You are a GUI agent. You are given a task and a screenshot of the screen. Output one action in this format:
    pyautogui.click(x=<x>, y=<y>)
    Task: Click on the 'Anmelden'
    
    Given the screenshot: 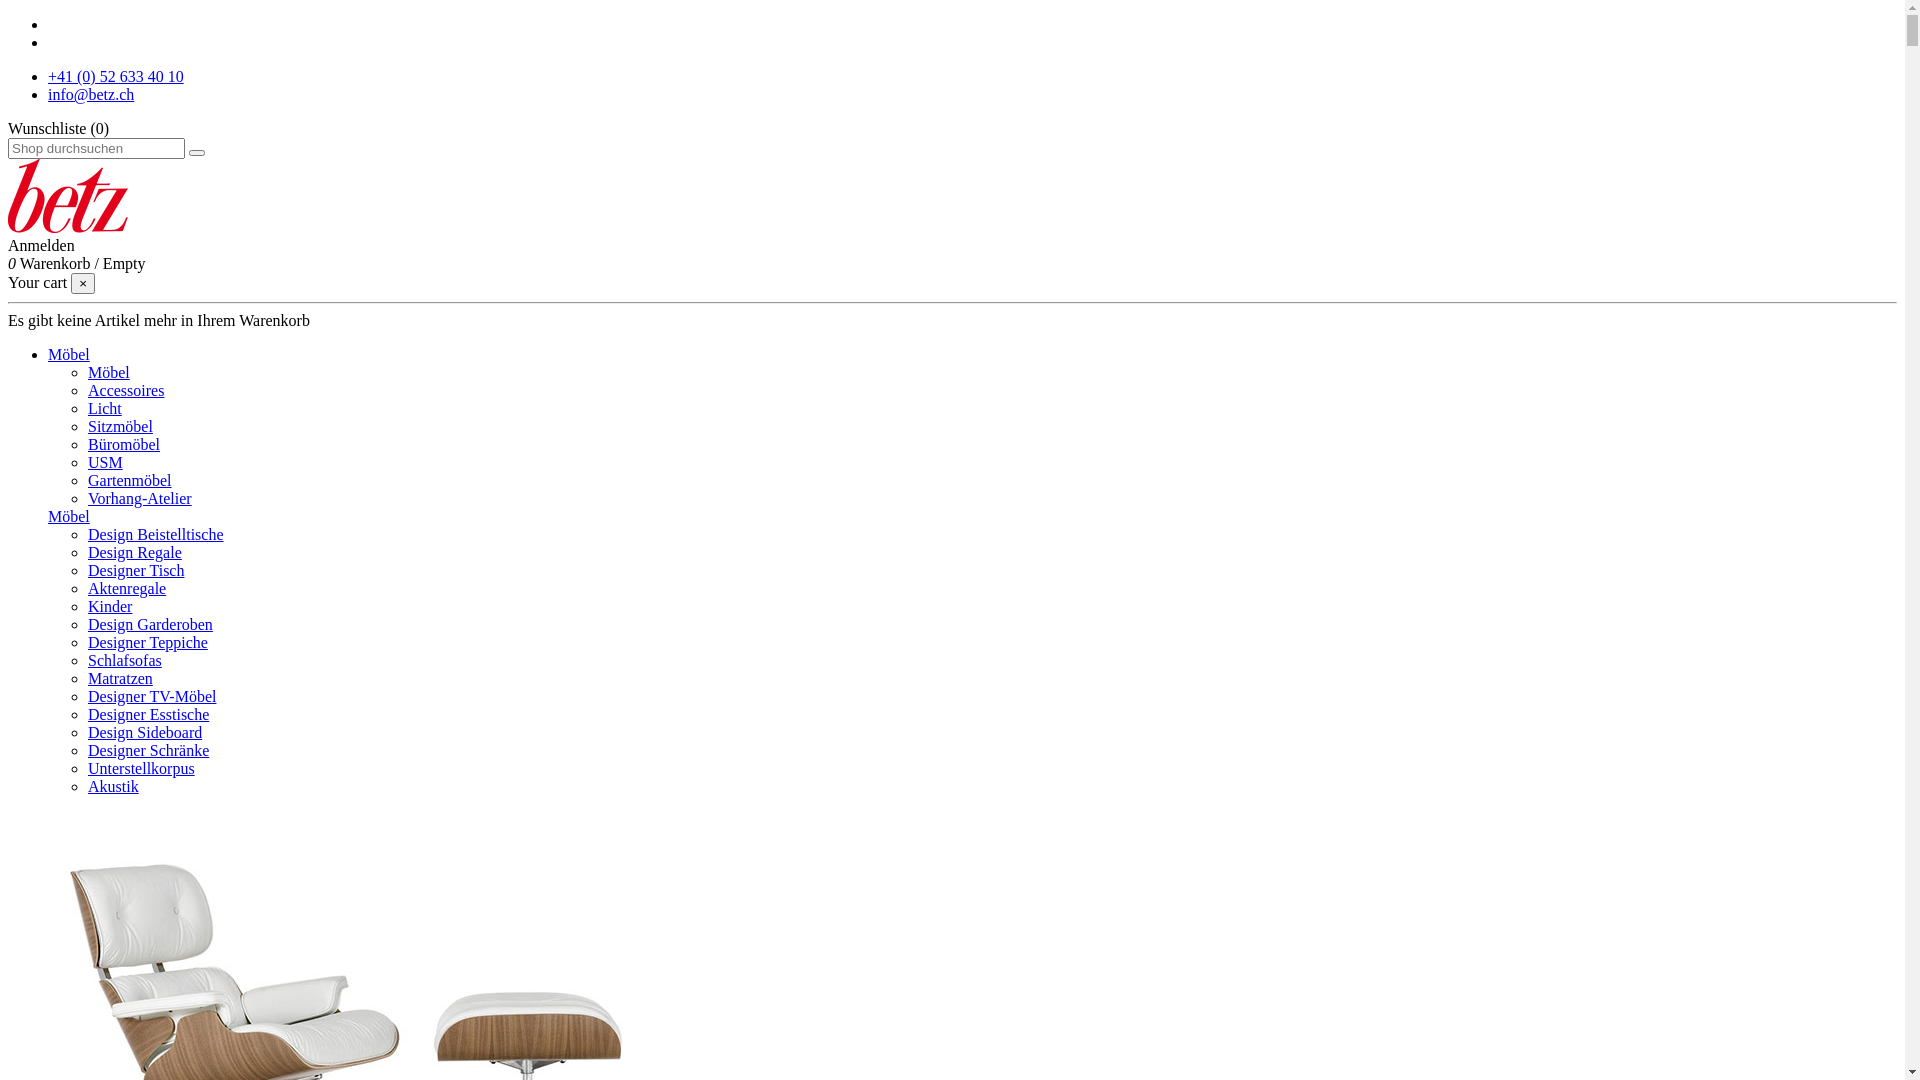 What is the action you would take?
    pyautogui.click(x=41, y=244)
    